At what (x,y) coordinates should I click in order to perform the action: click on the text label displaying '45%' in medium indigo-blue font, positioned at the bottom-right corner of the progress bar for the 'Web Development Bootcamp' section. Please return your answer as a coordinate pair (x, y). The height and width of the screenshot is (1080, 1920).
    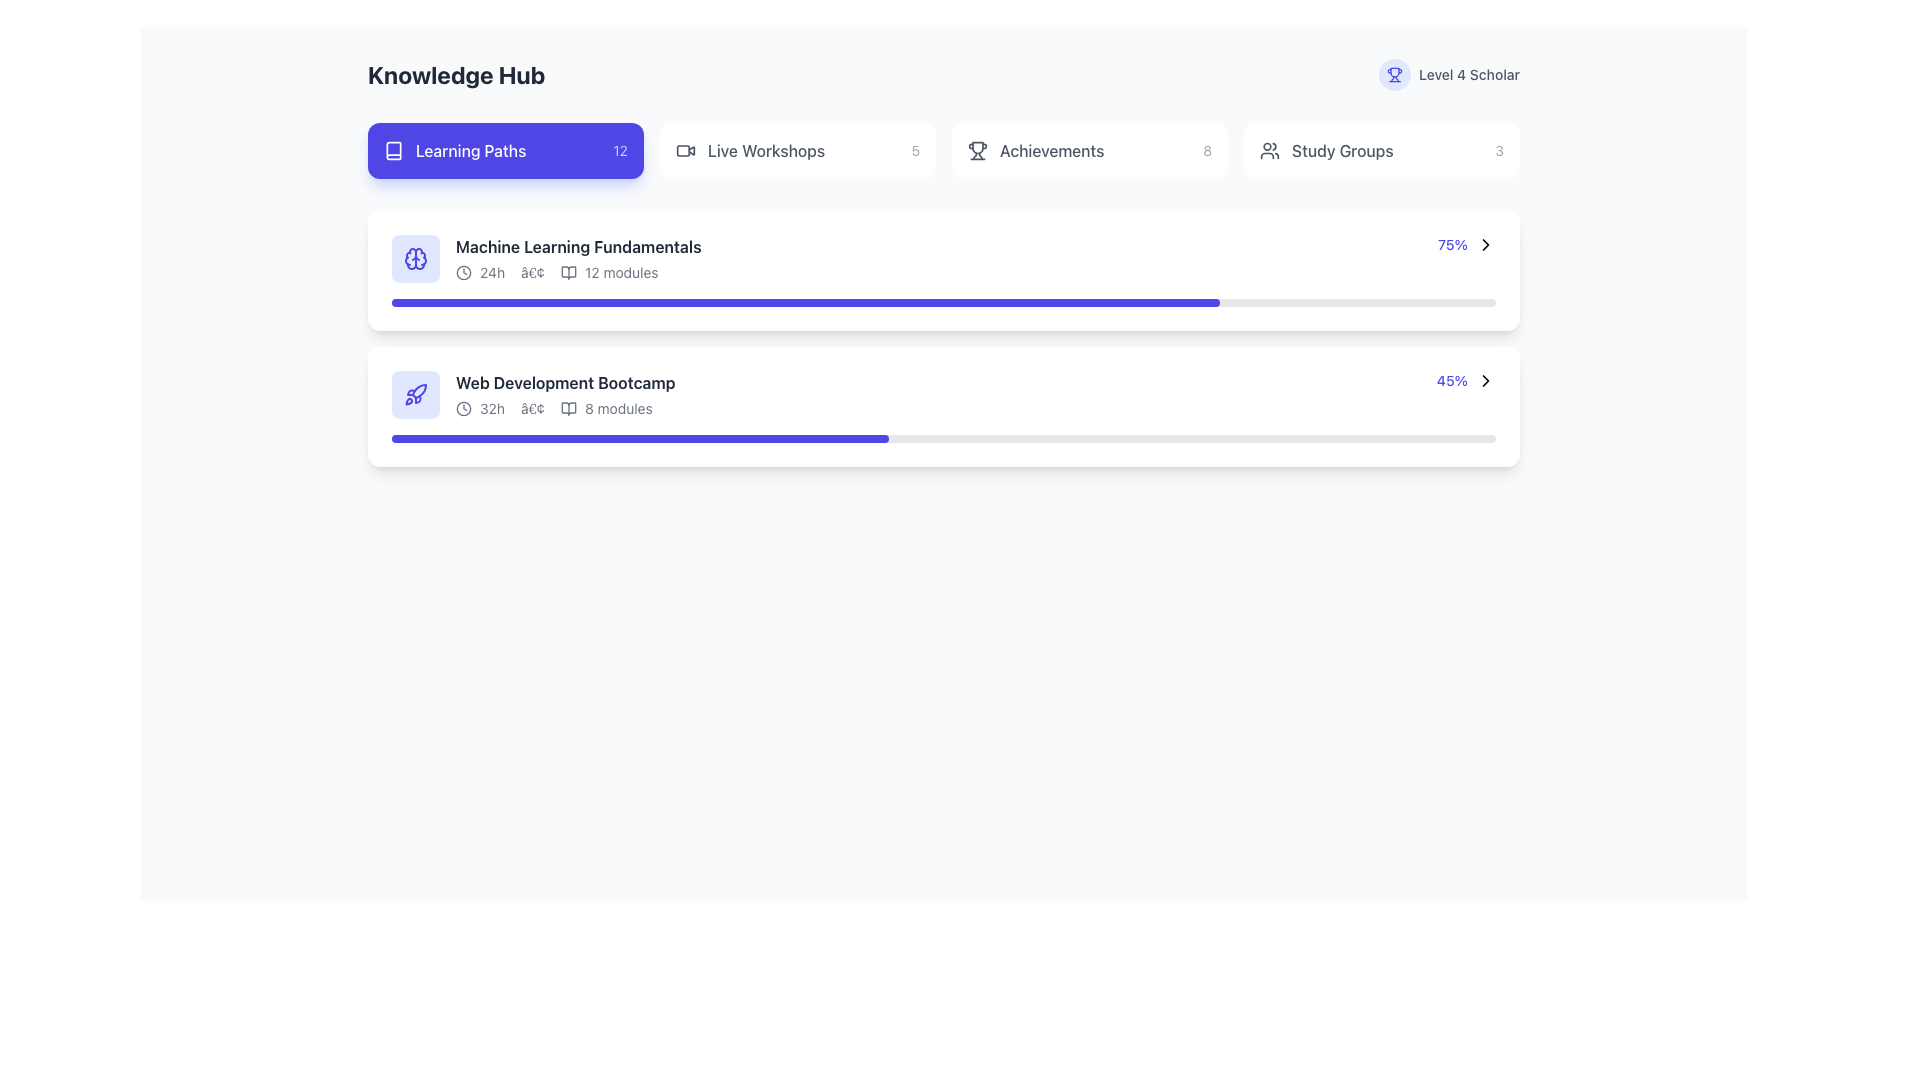
    Looking at the image, I should click on (1452, 381).